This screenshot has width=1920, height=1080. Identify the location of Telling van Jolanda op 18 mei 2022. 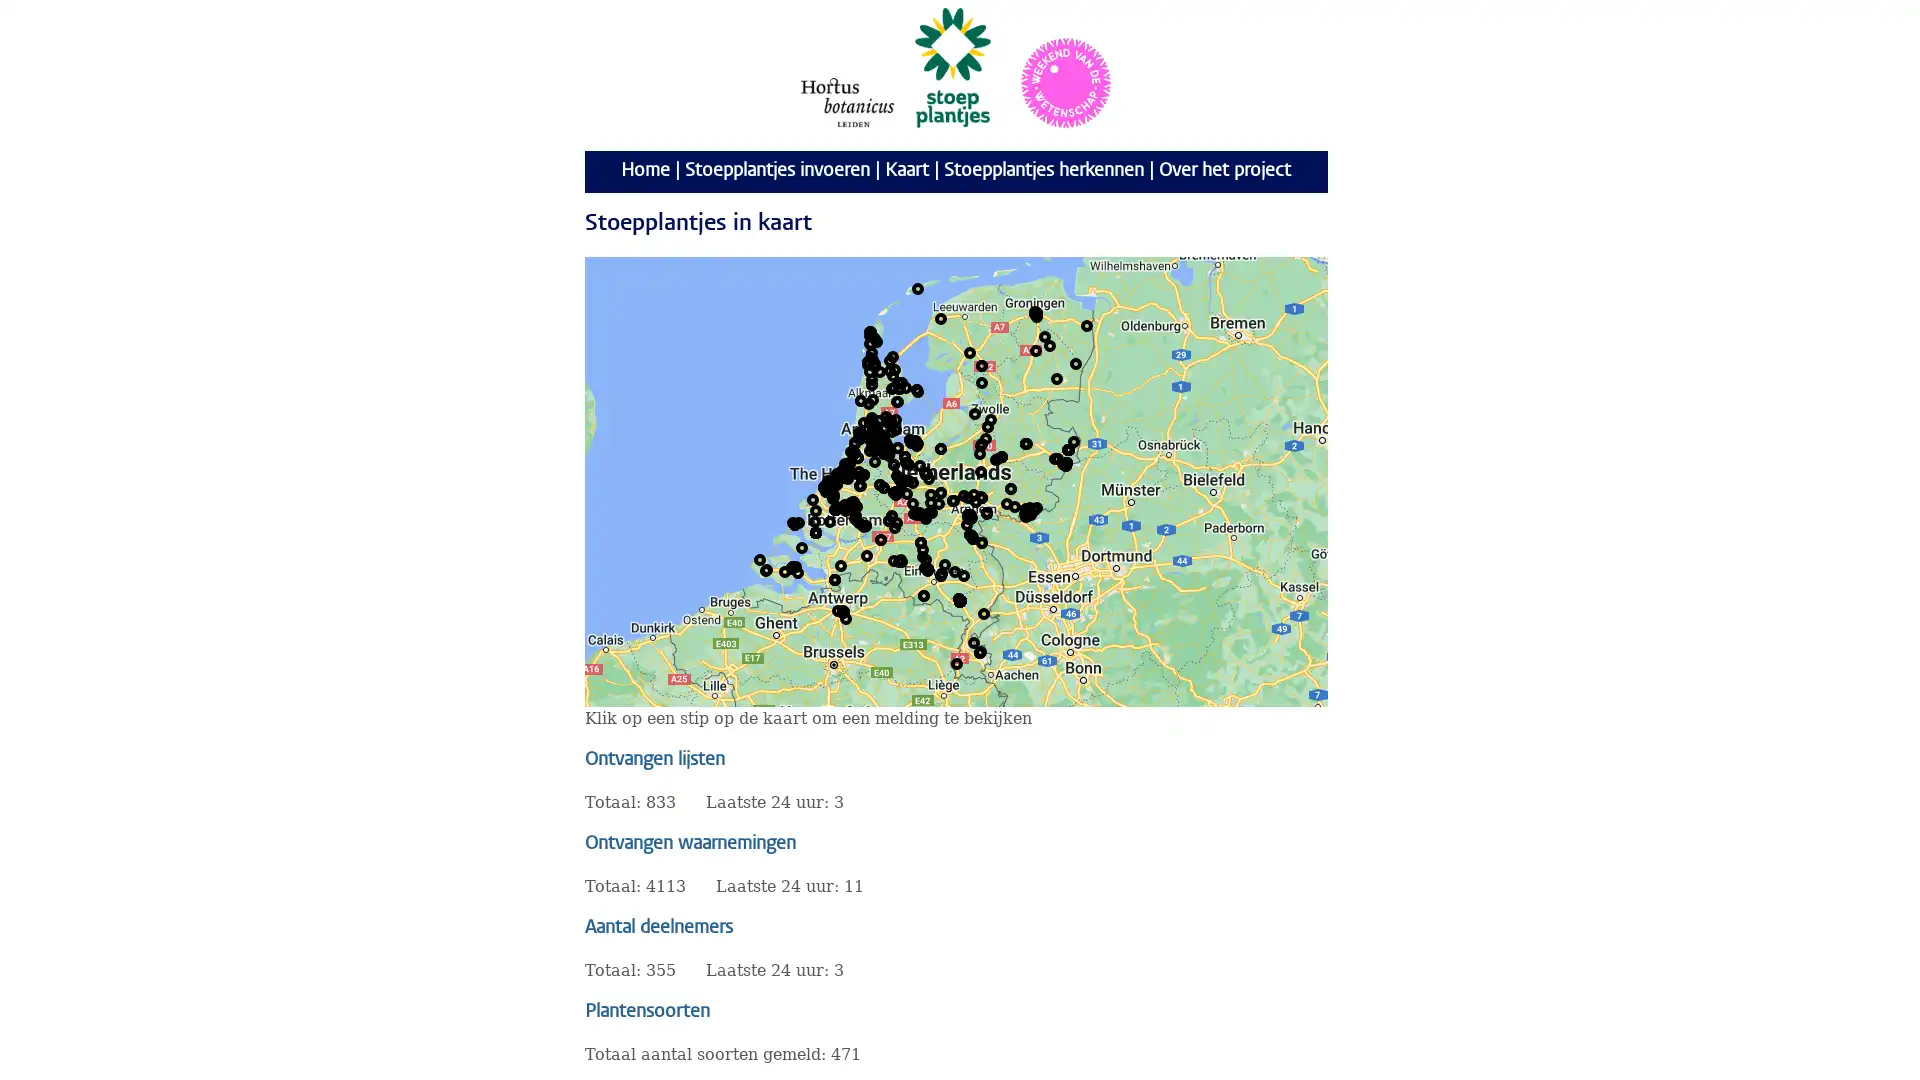
(900, 559).